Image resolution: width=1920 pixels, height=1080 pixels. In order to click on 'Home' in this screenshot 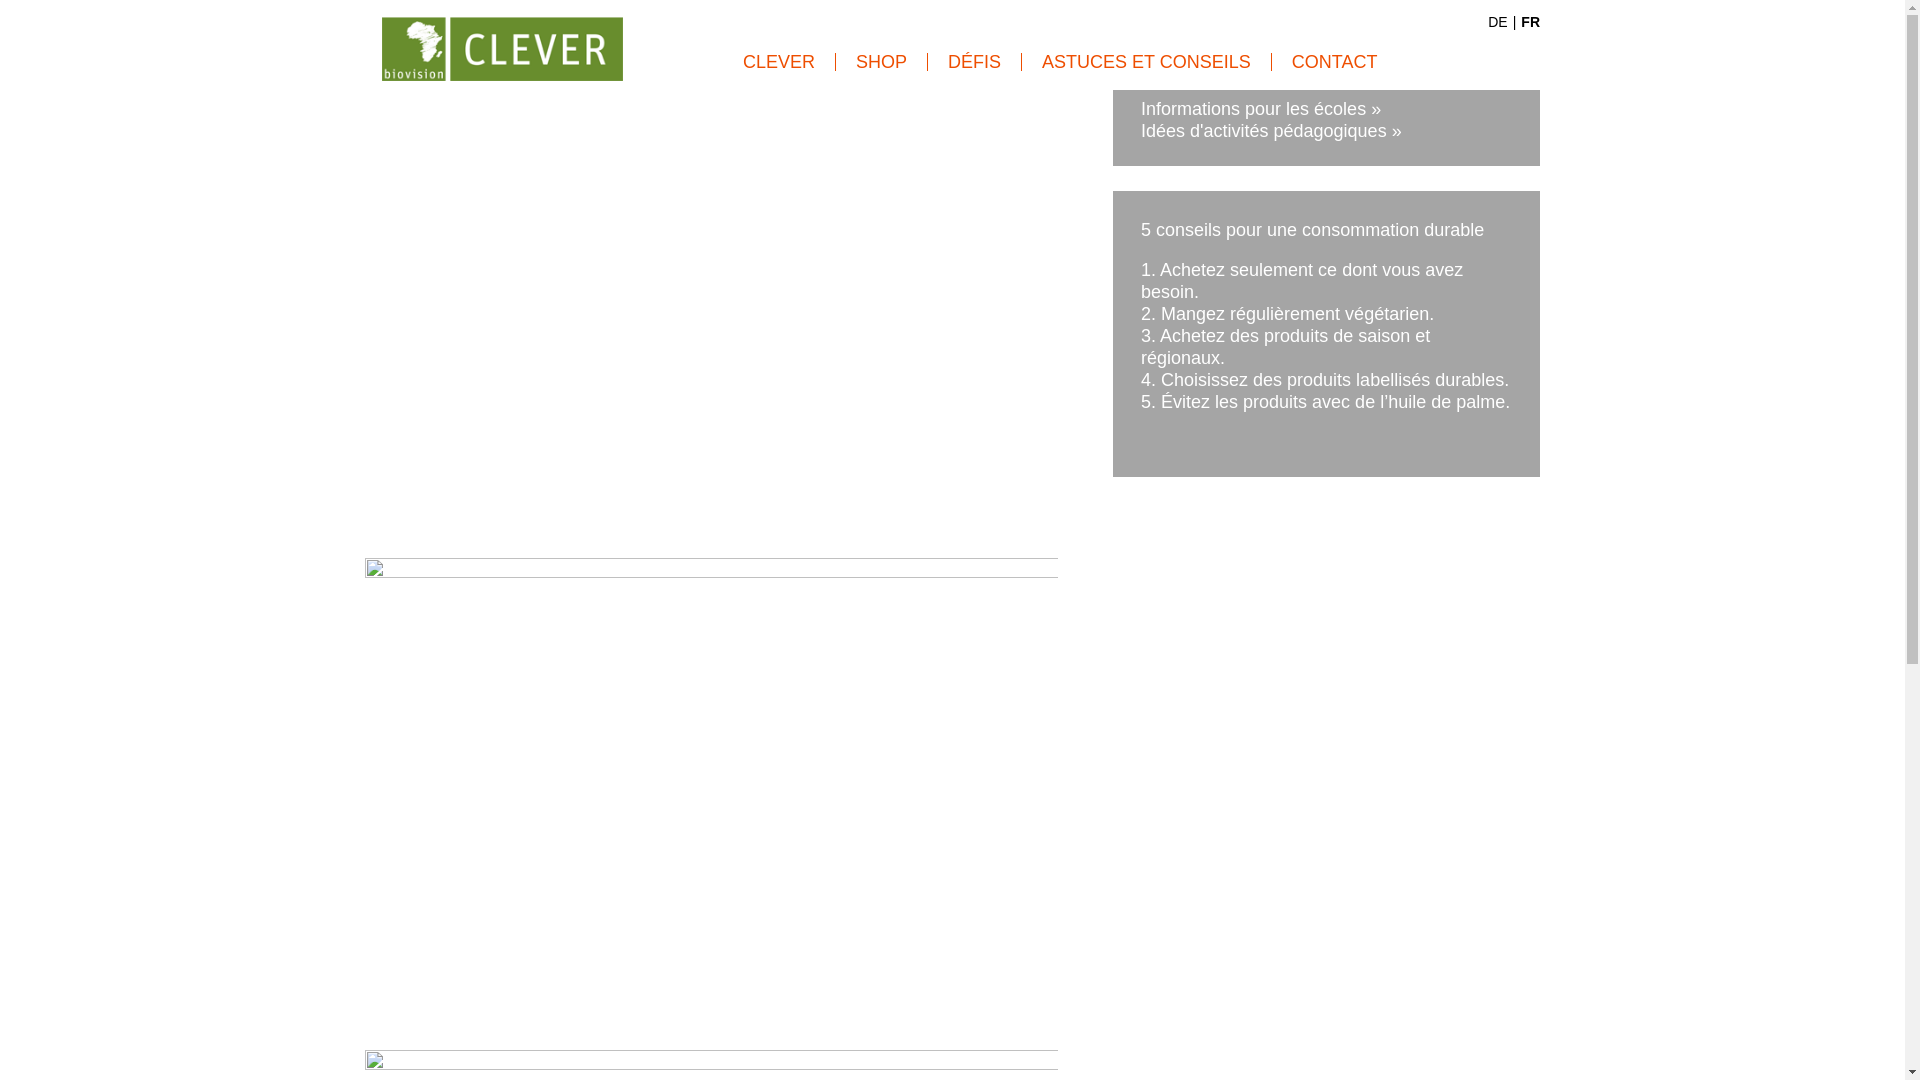, I will do `click(502, 45)`.